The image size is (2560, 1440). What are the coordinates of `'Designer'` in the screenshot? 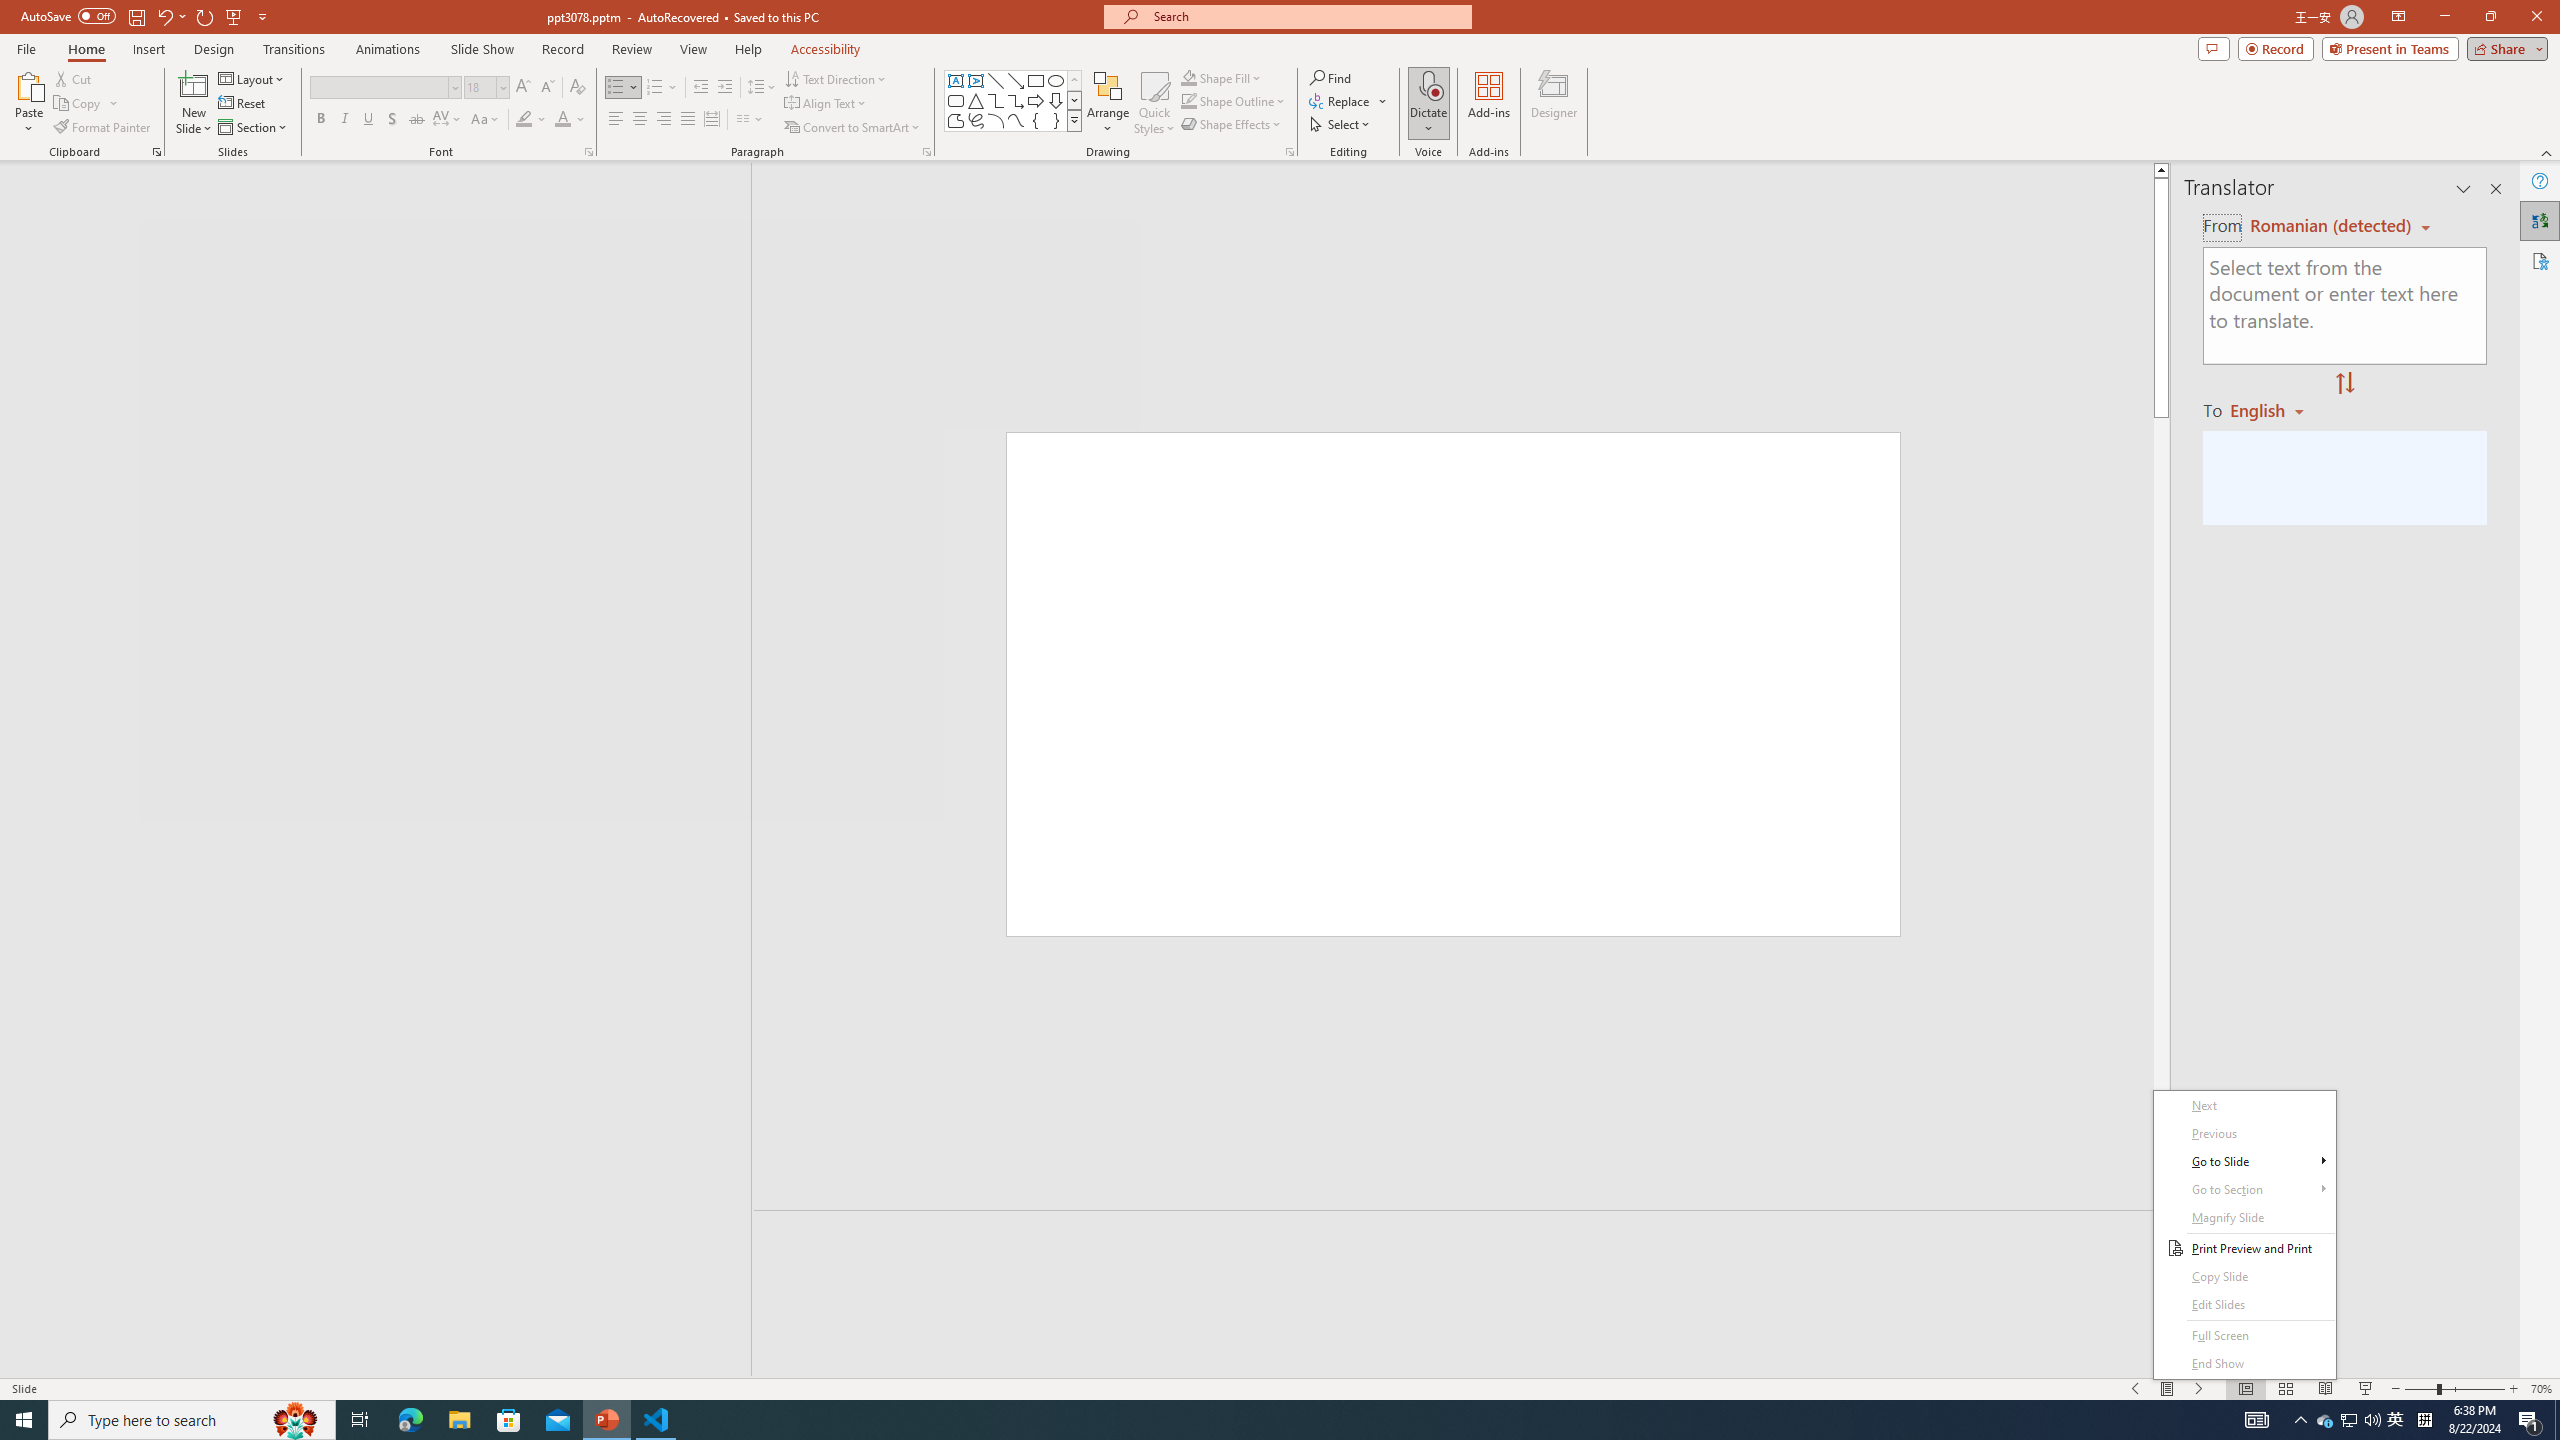 It's located at (1553, 103).